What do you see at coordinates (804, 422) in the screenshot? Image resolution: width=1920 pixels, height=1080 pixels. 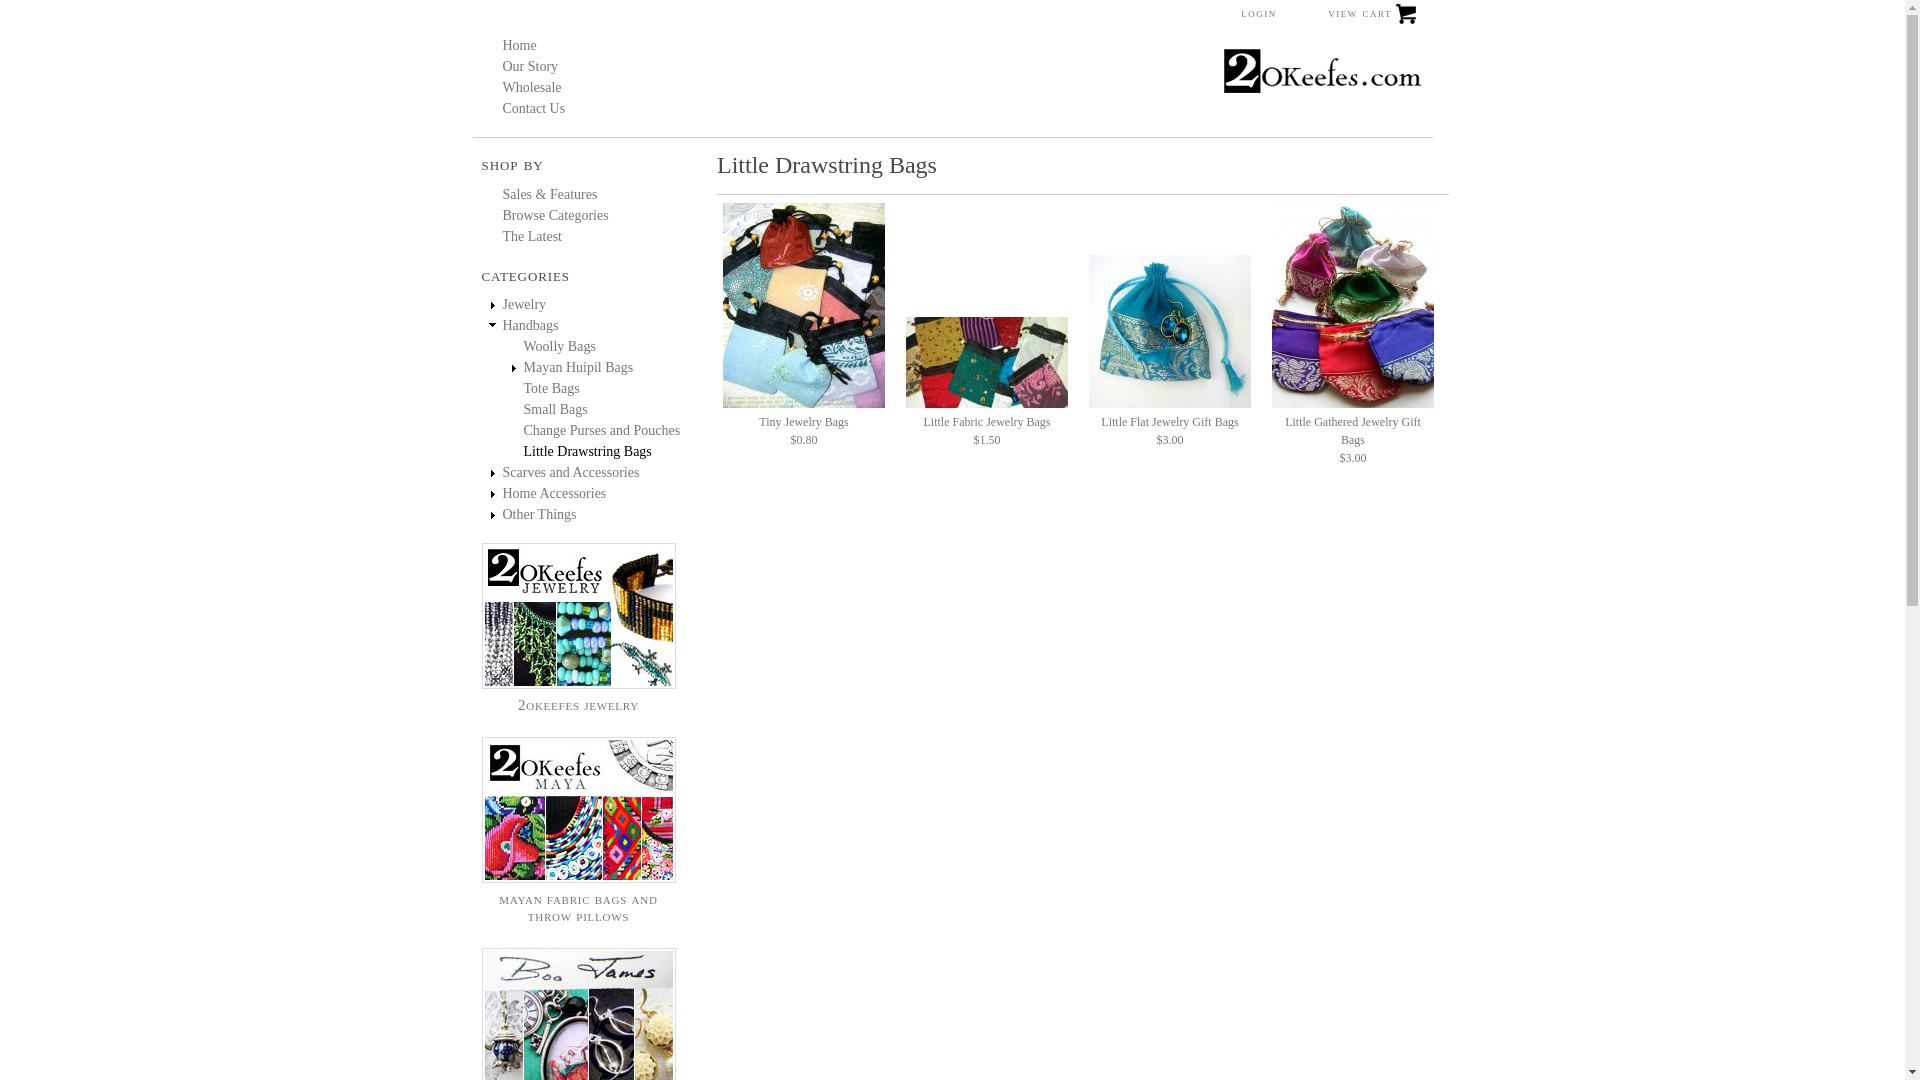 I see `'Tiny Jewelry Bags` at bounding box center [804, 422].